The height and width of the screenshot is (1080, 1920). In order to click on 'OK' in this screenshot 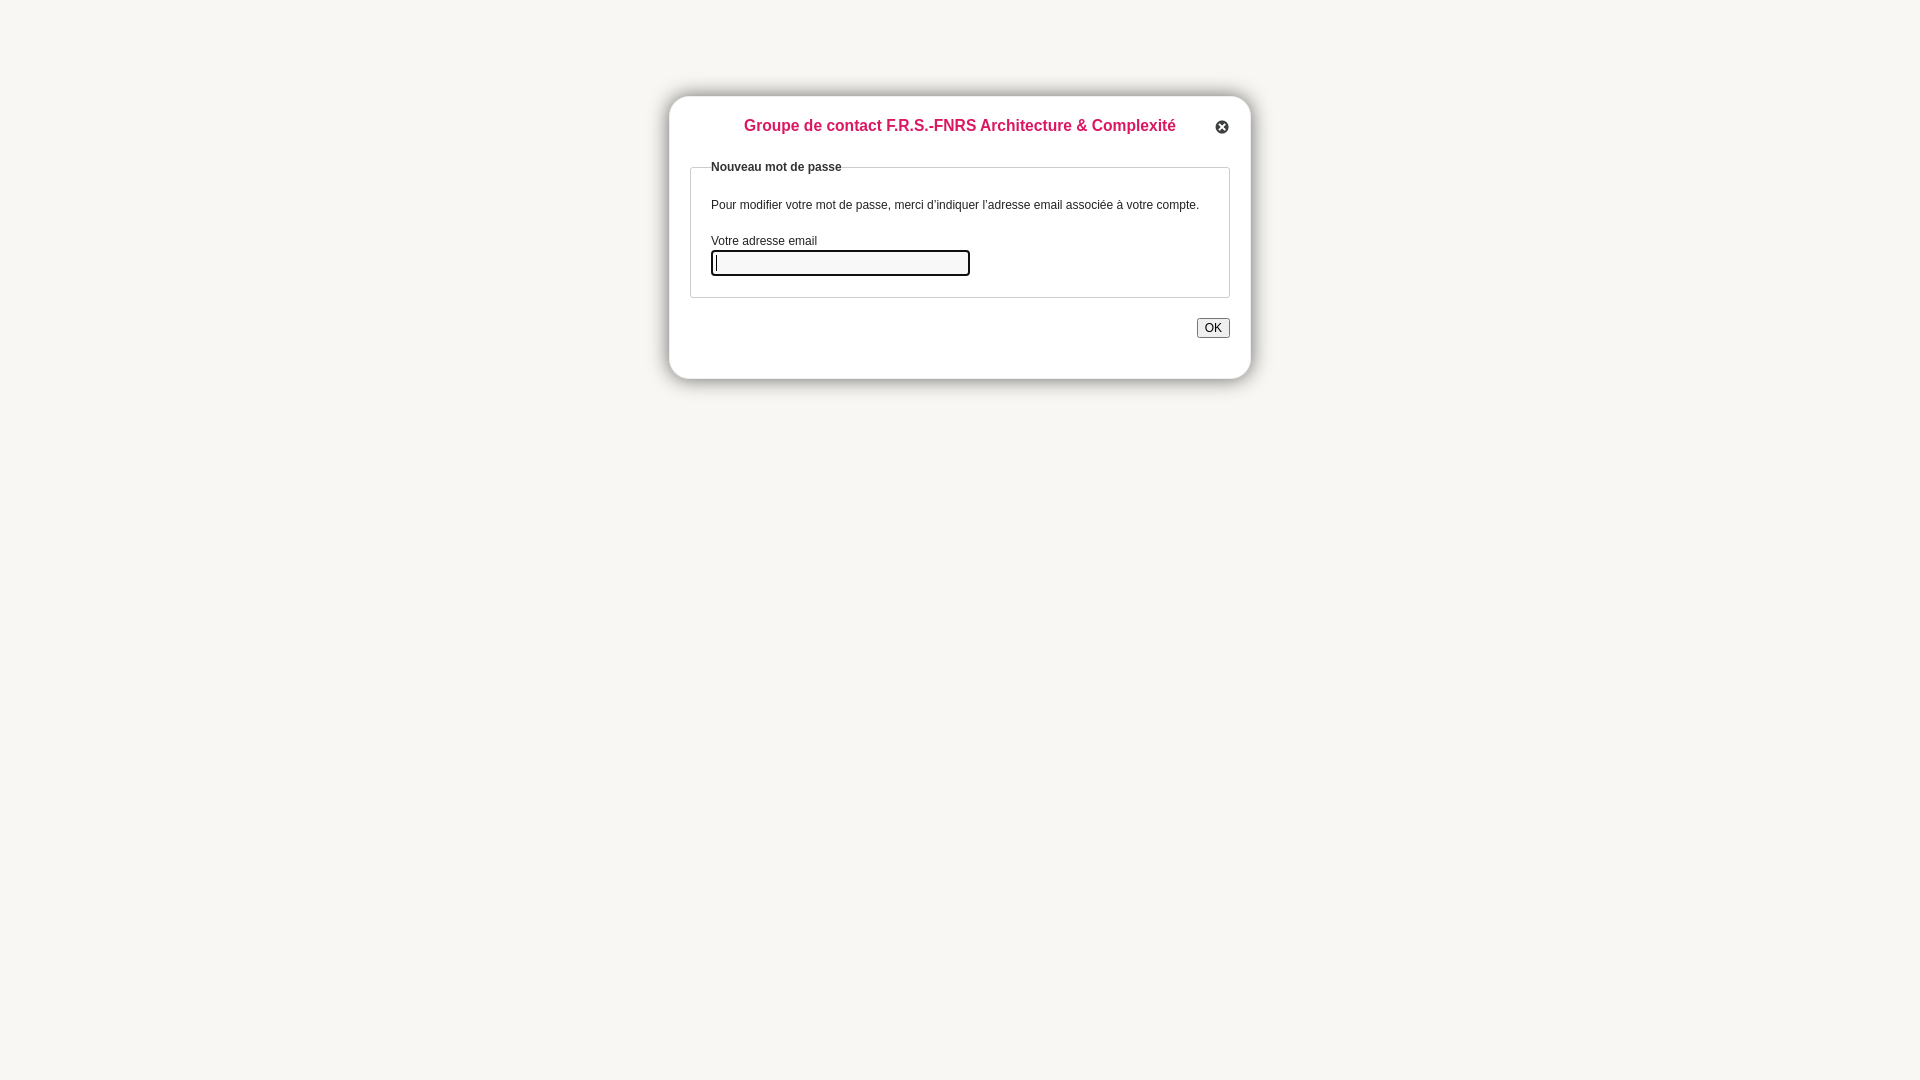, I will do `click(1196, 326)`.